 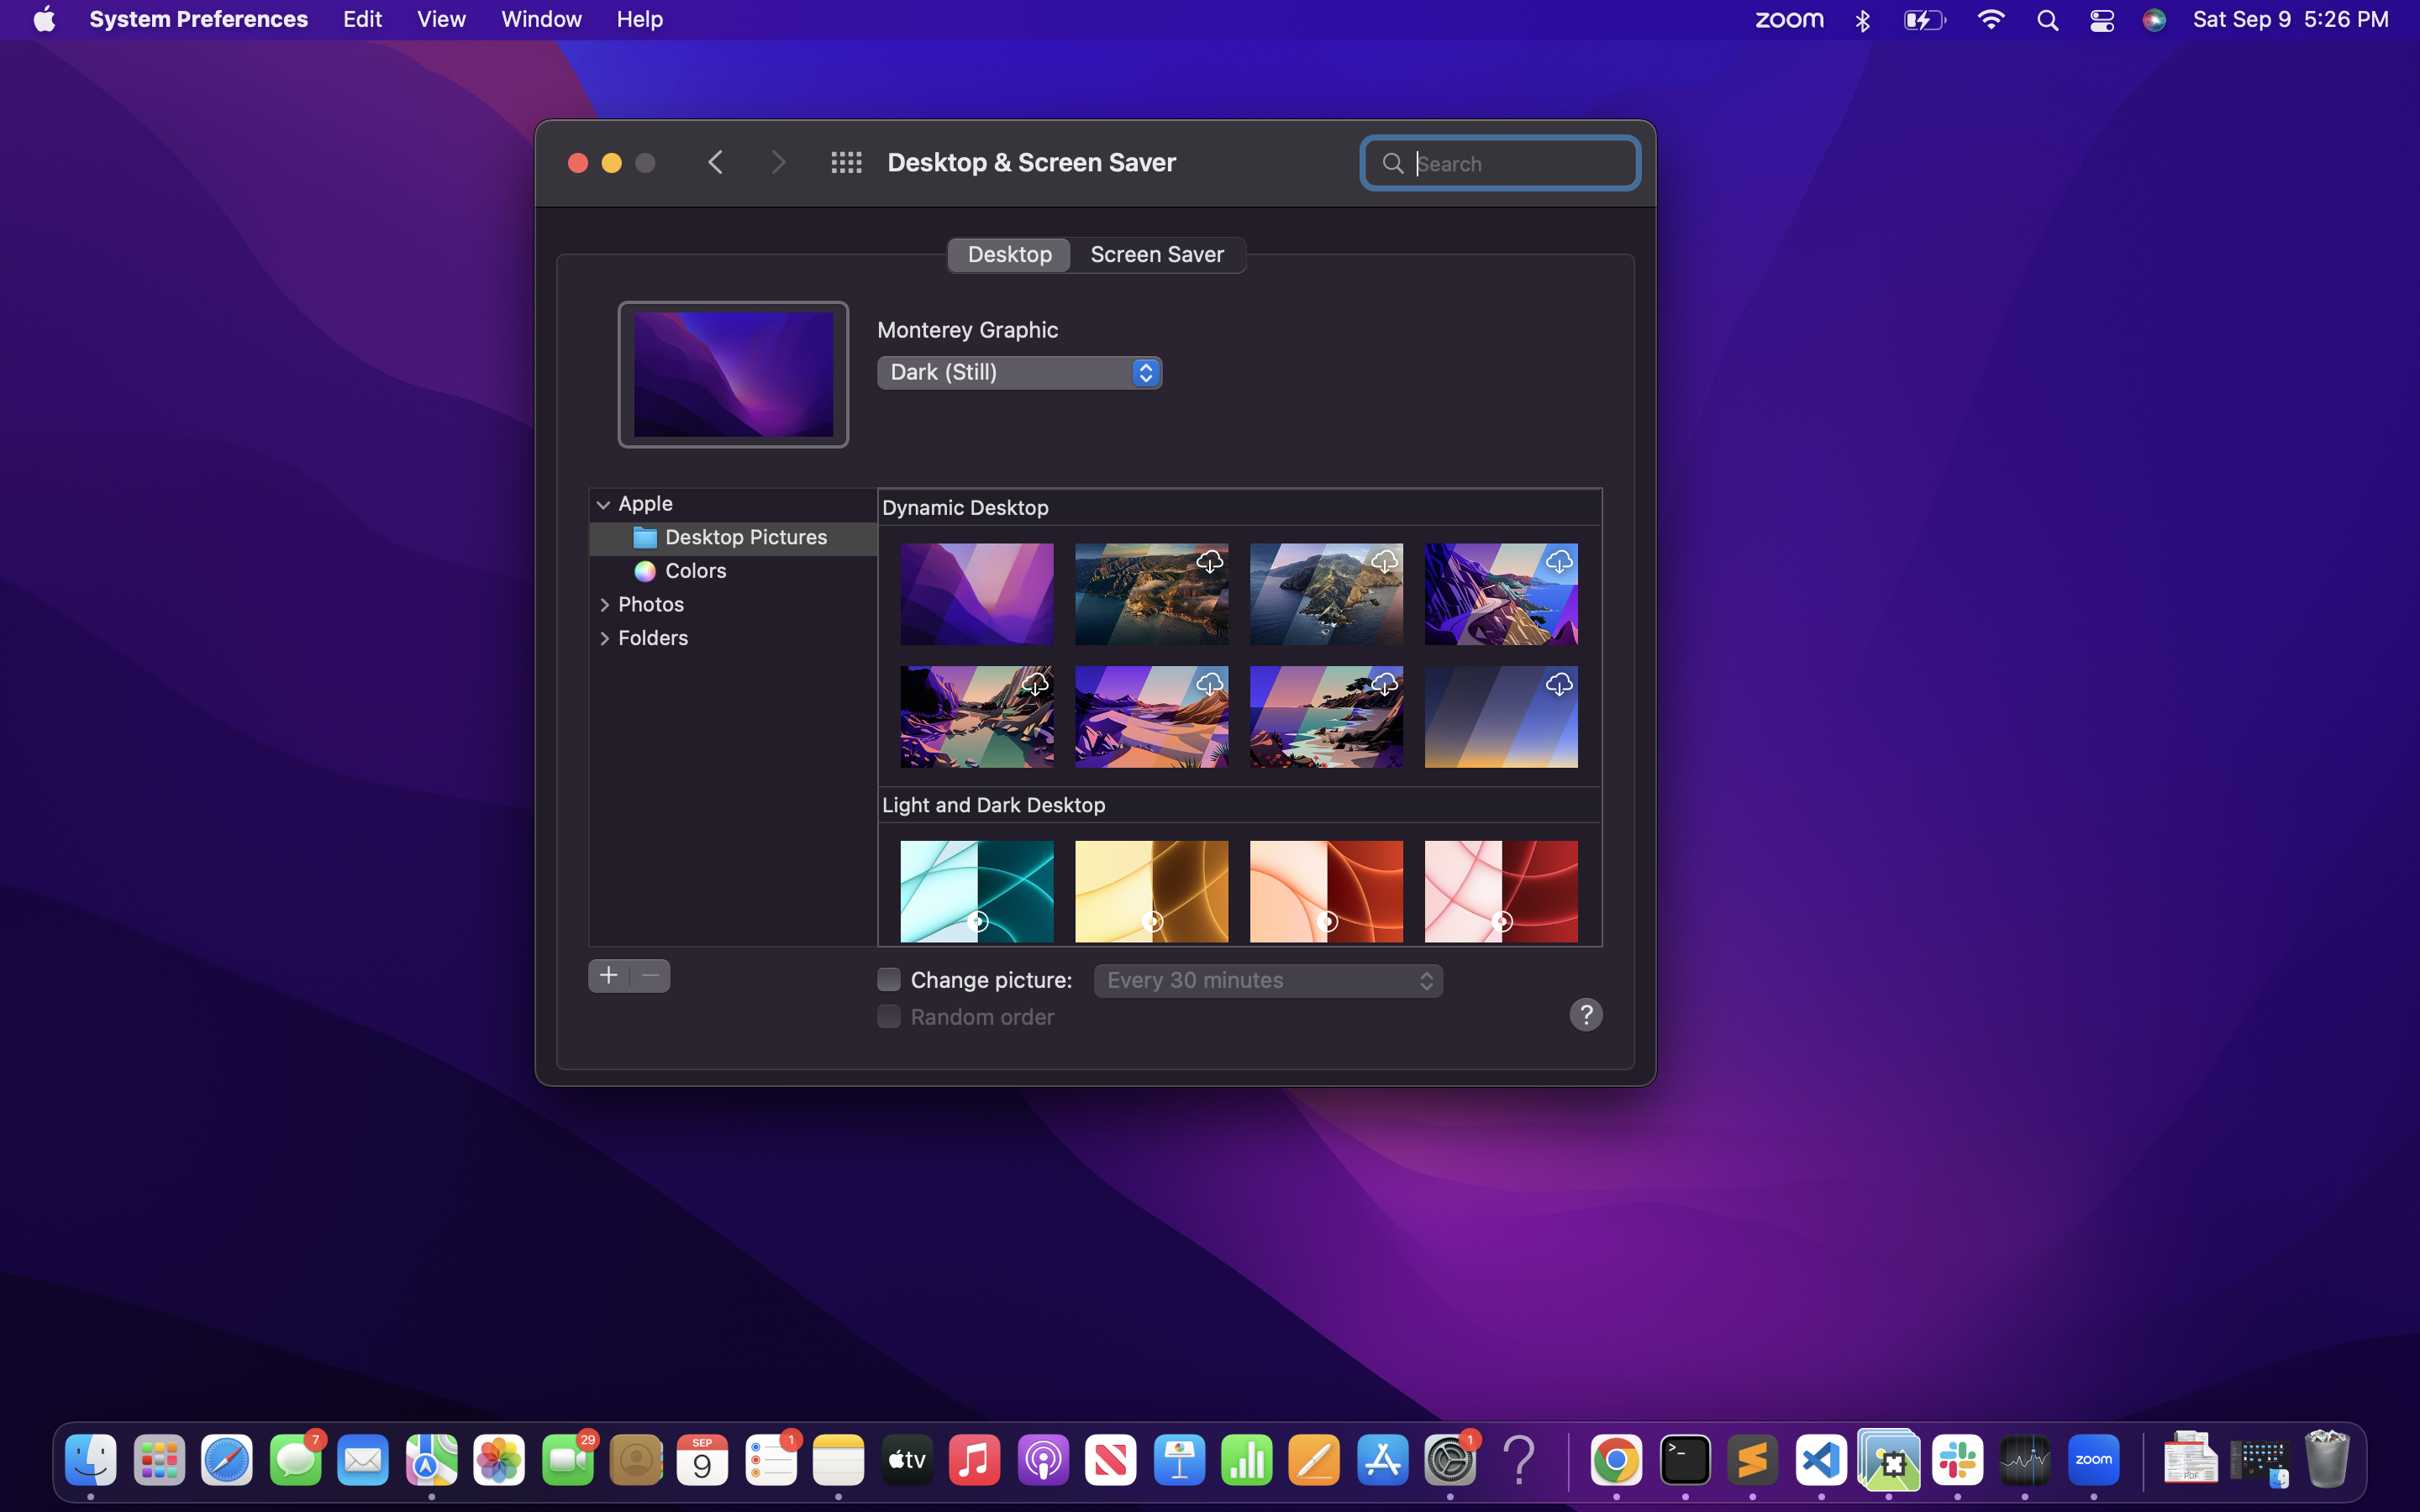 What do you see at coordinates (1242, 718) in the screenshot?
I see `Navigate down on the screen` at bounding box center [1242, 718].